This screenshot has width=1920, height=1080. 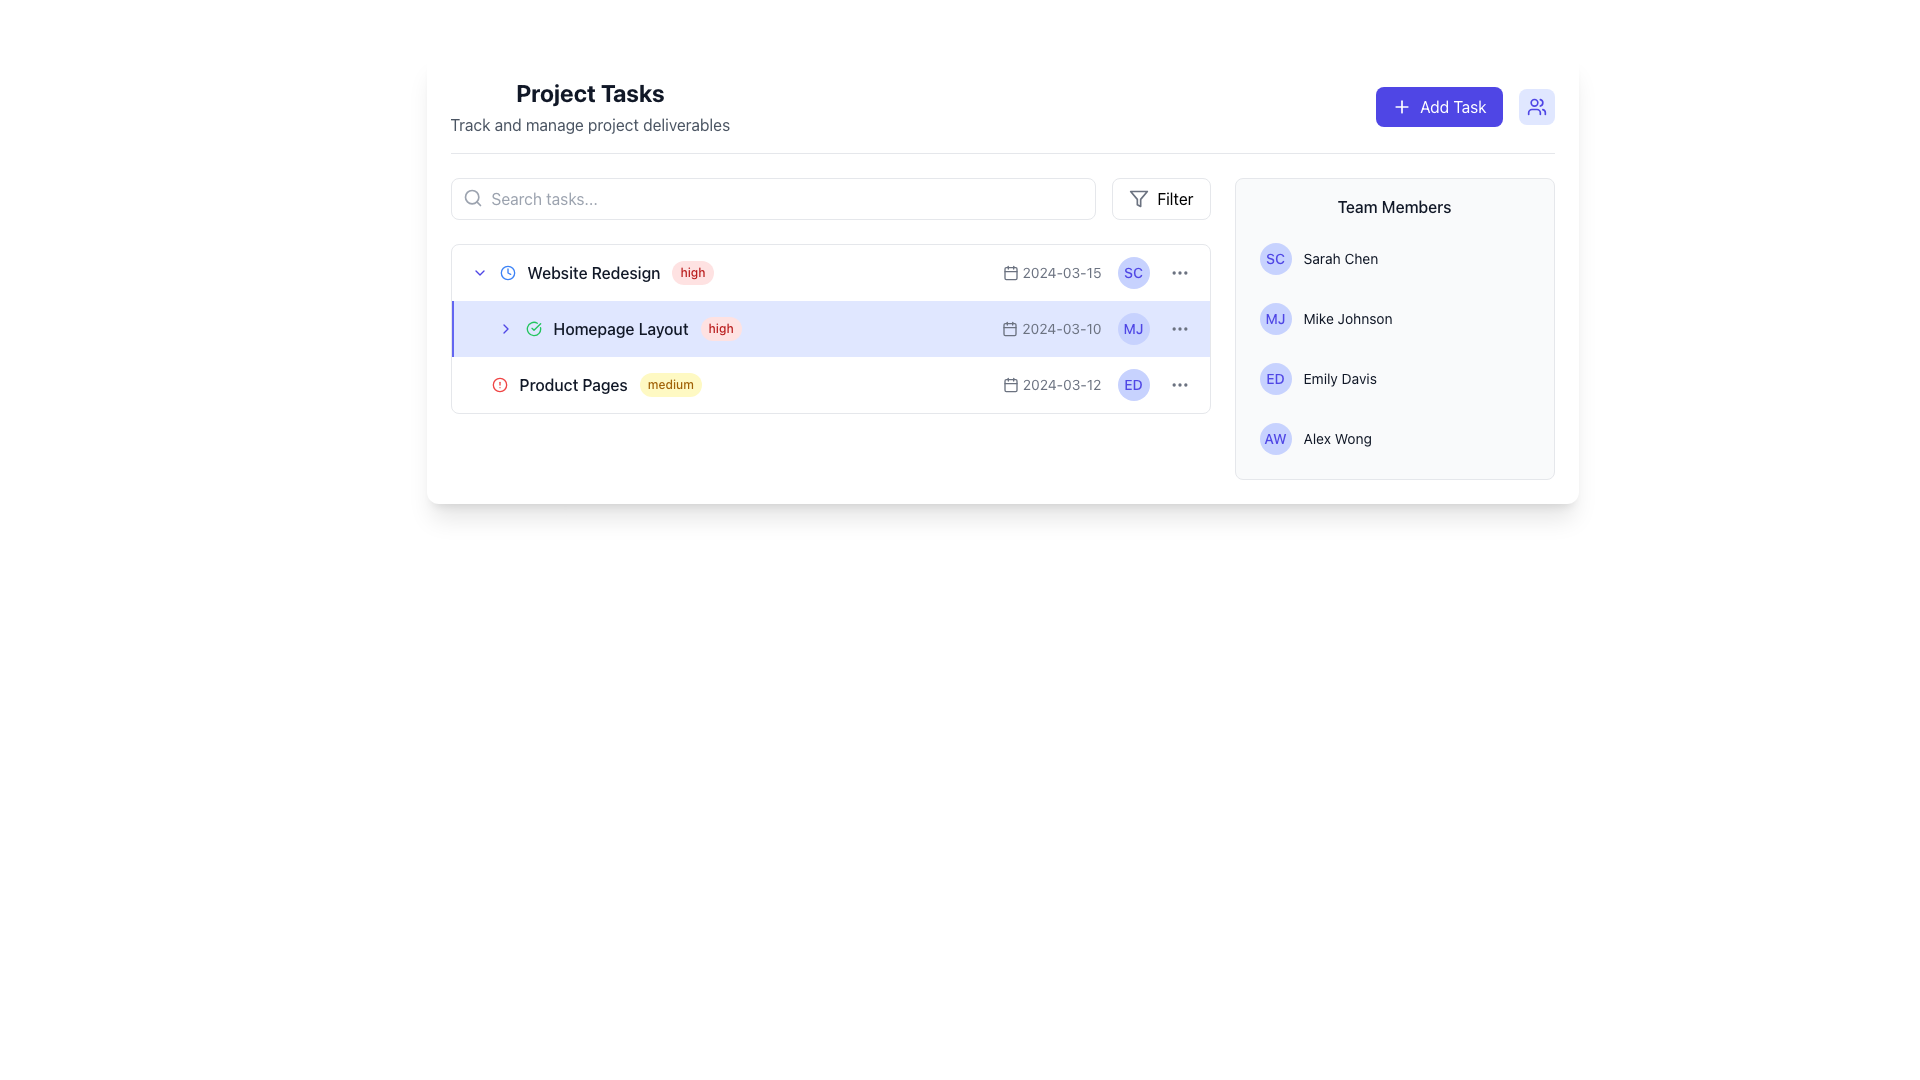 What do you see at coordinates (1393, 327) in the screenshot?
I see `the team member overview panel located on the right side of the page, which displays initials and full names of team members` at bounding box center [1393, 327].